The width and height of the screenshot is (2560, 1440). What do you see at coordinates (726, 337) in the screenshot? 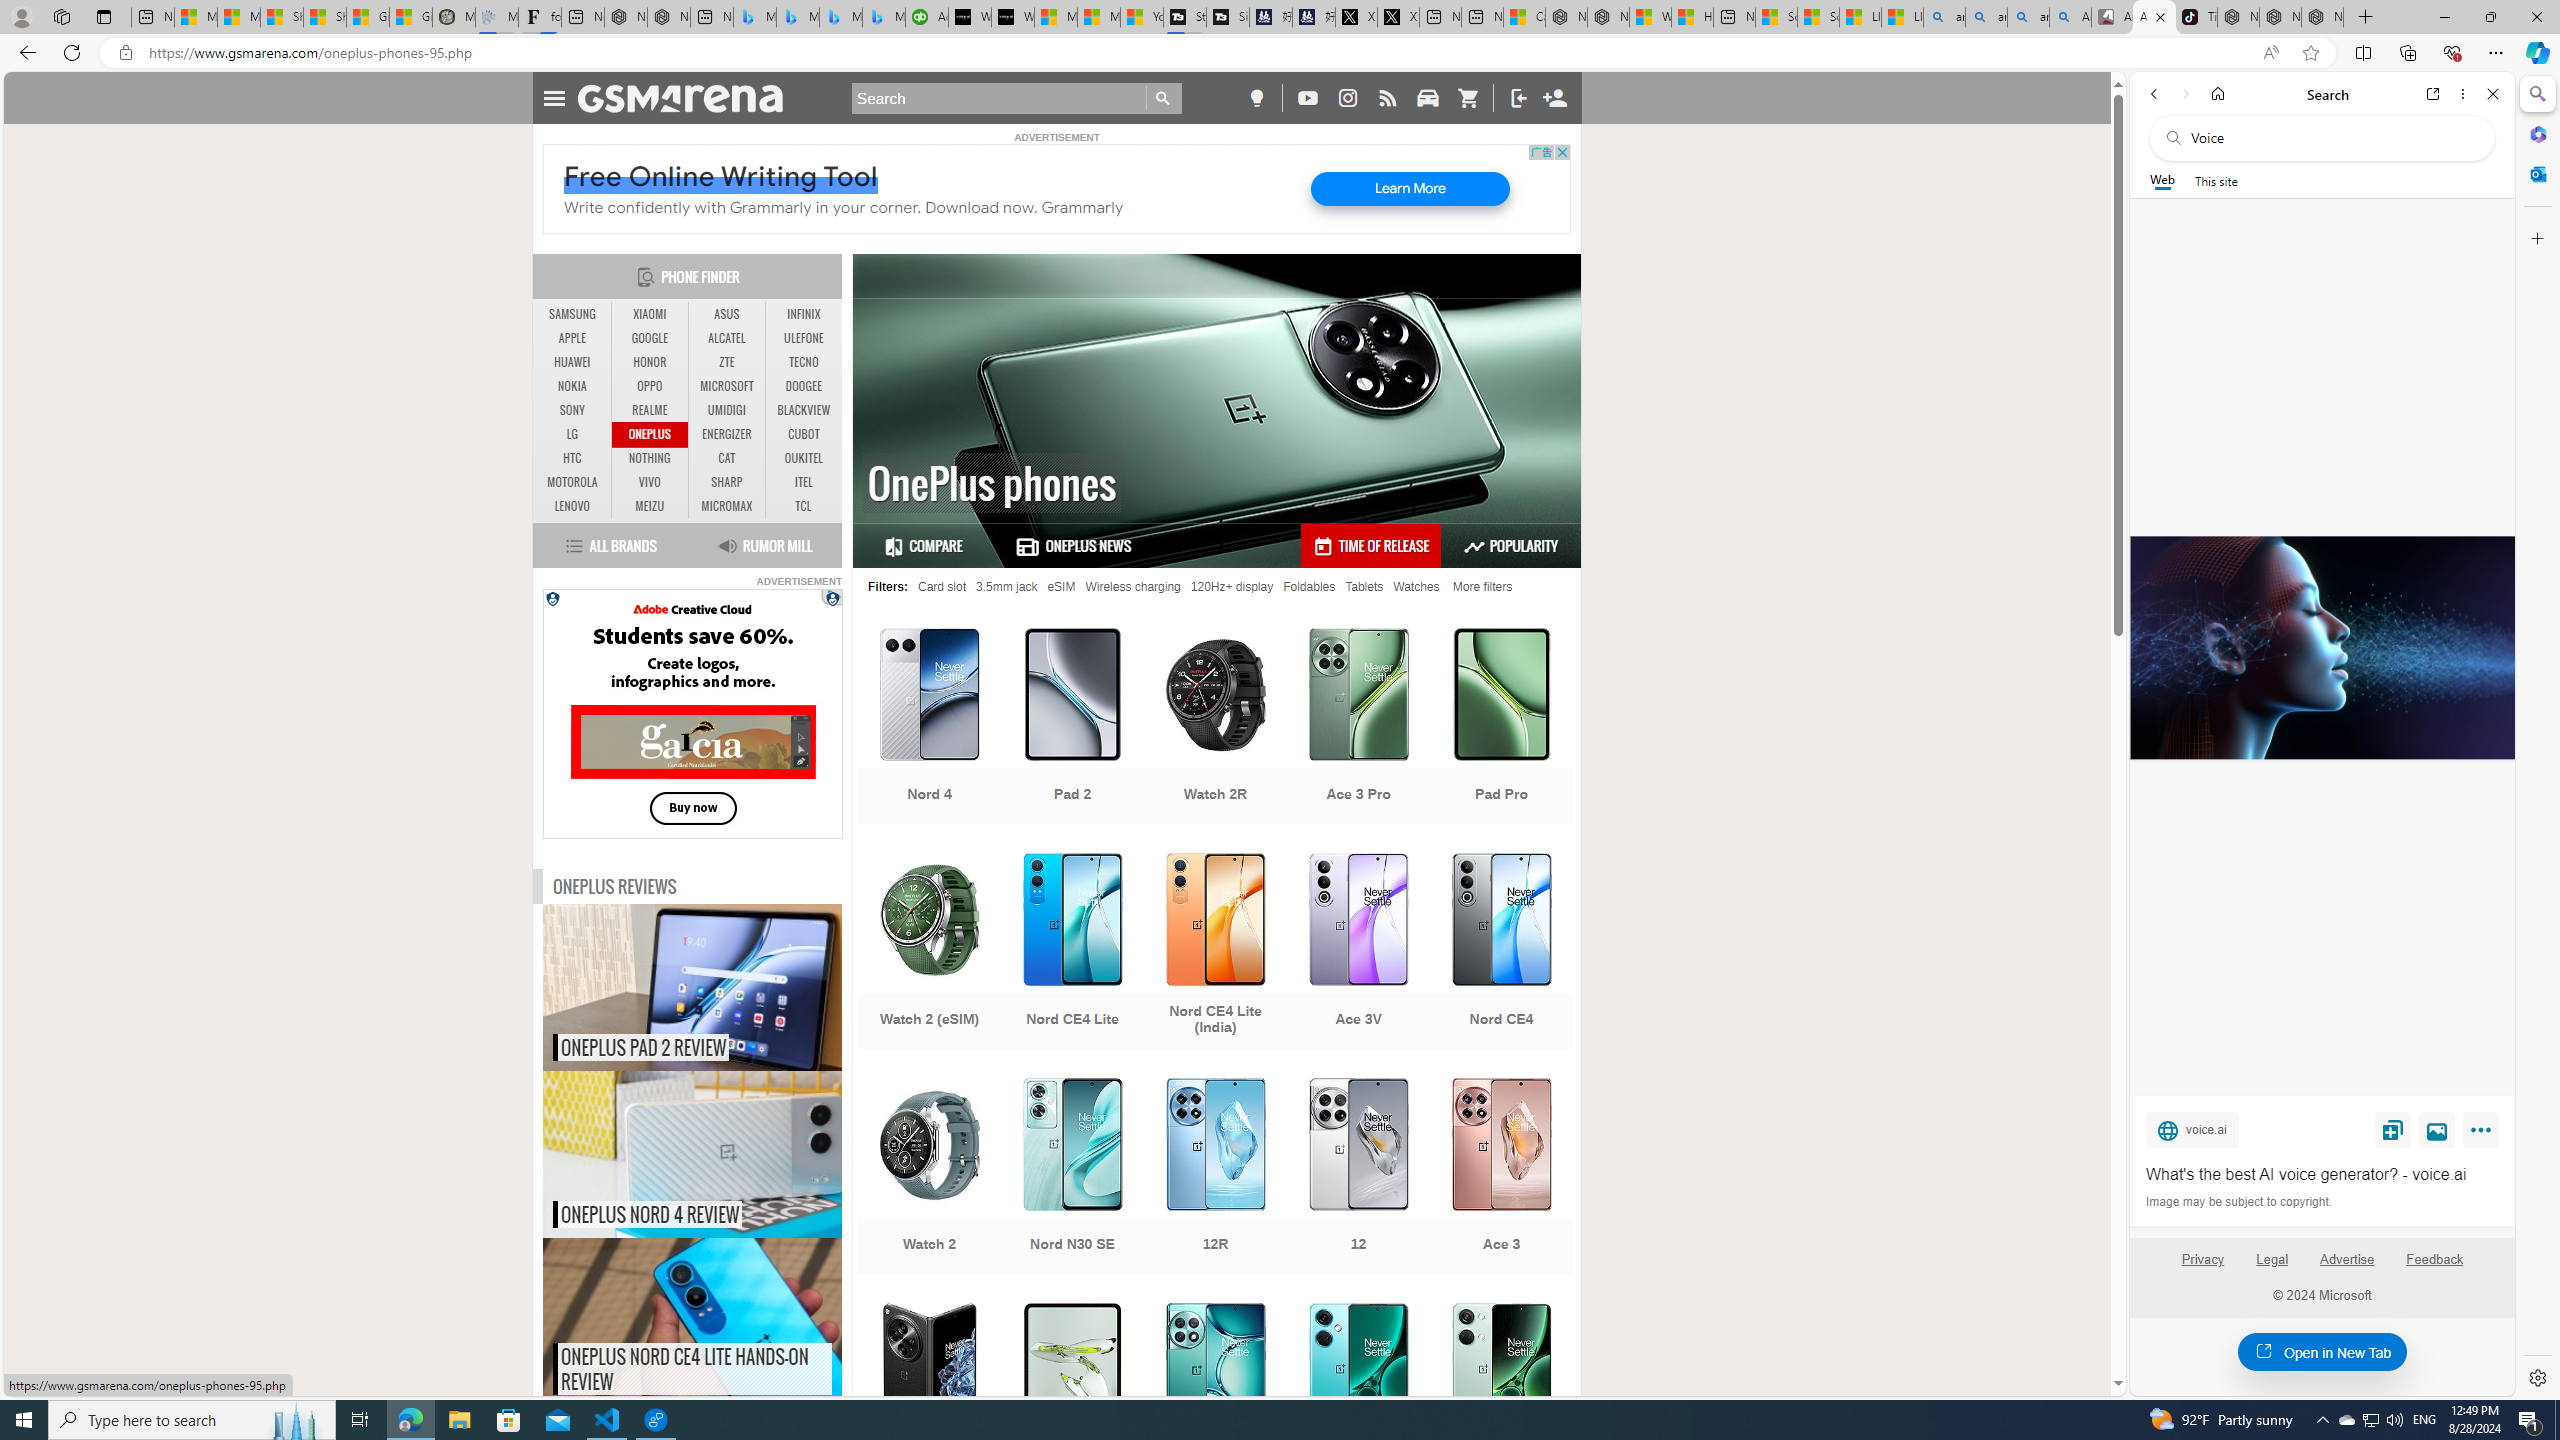
I see `'ALCATEL'` at bounding box center [726, 337].